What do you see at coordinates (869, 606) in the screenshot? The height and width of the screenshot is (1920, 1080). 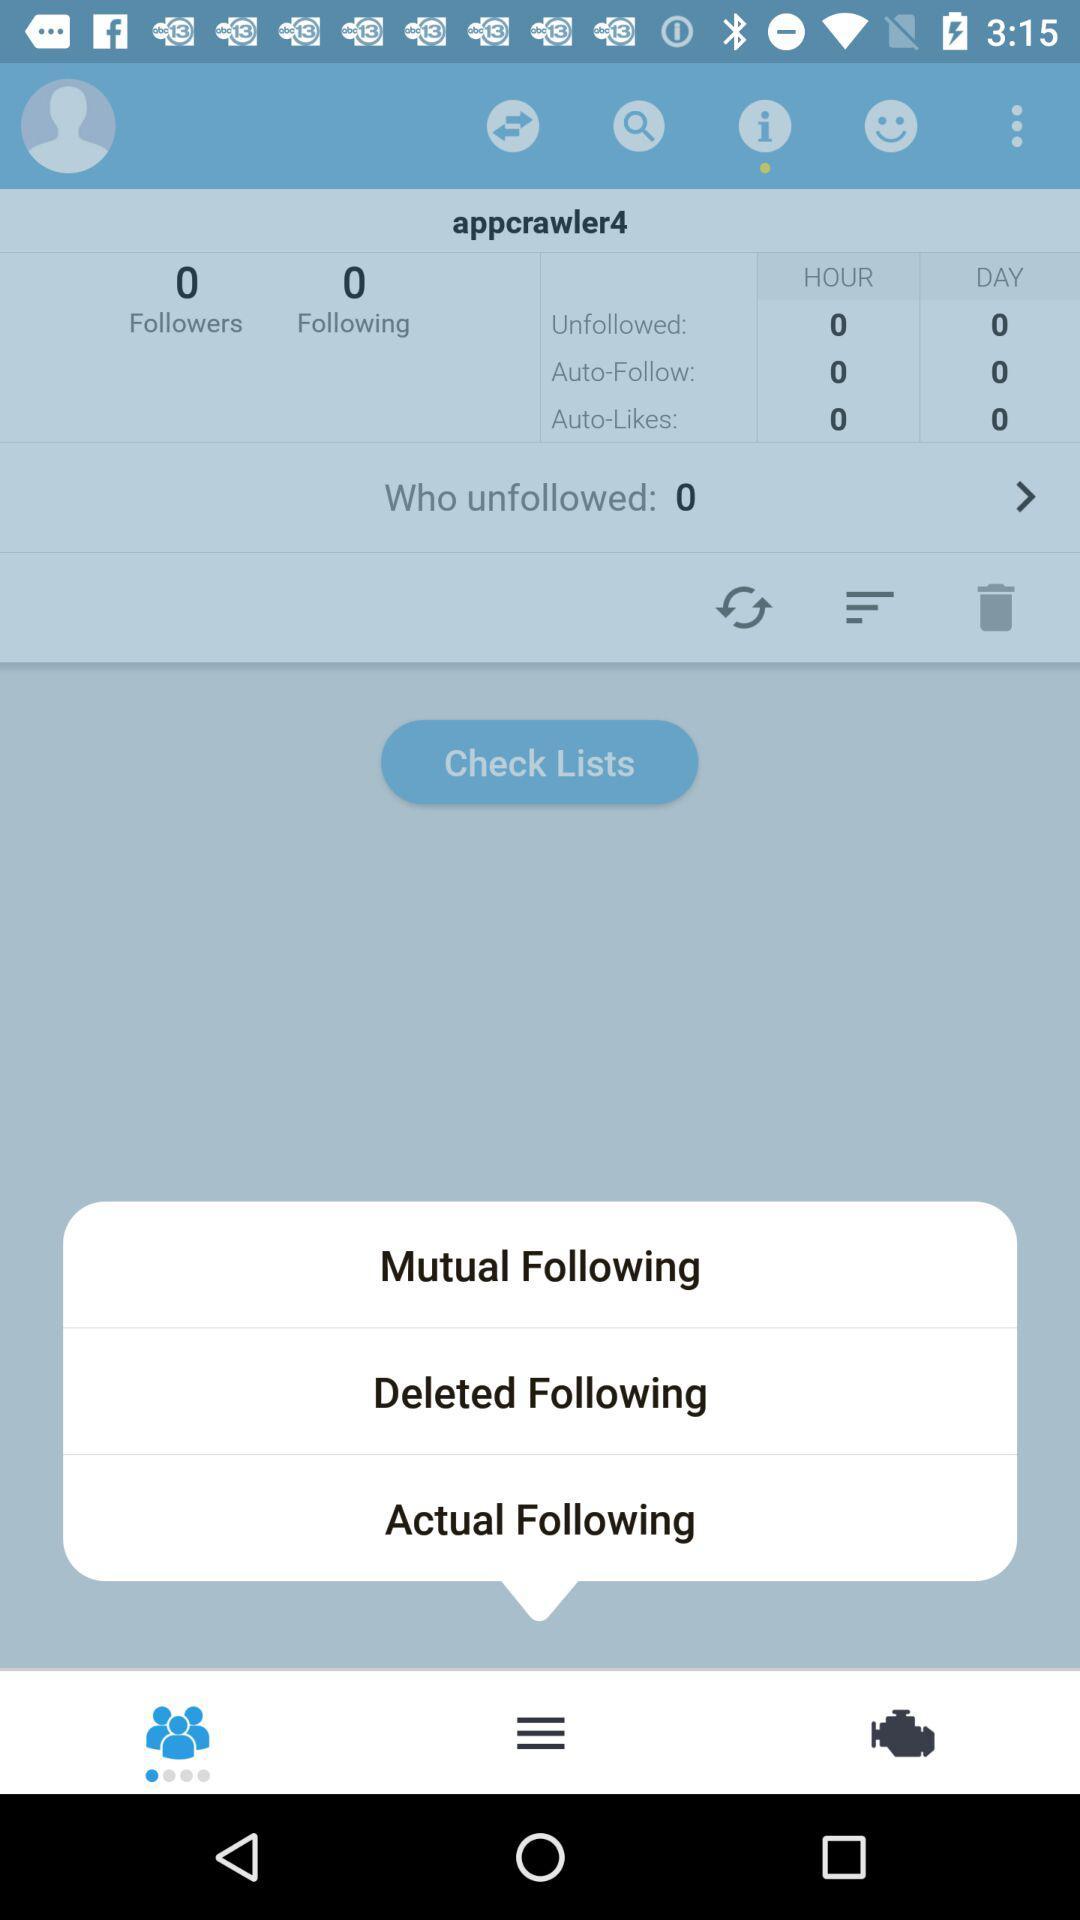 I see `follow` at bounding box center [869, 606].